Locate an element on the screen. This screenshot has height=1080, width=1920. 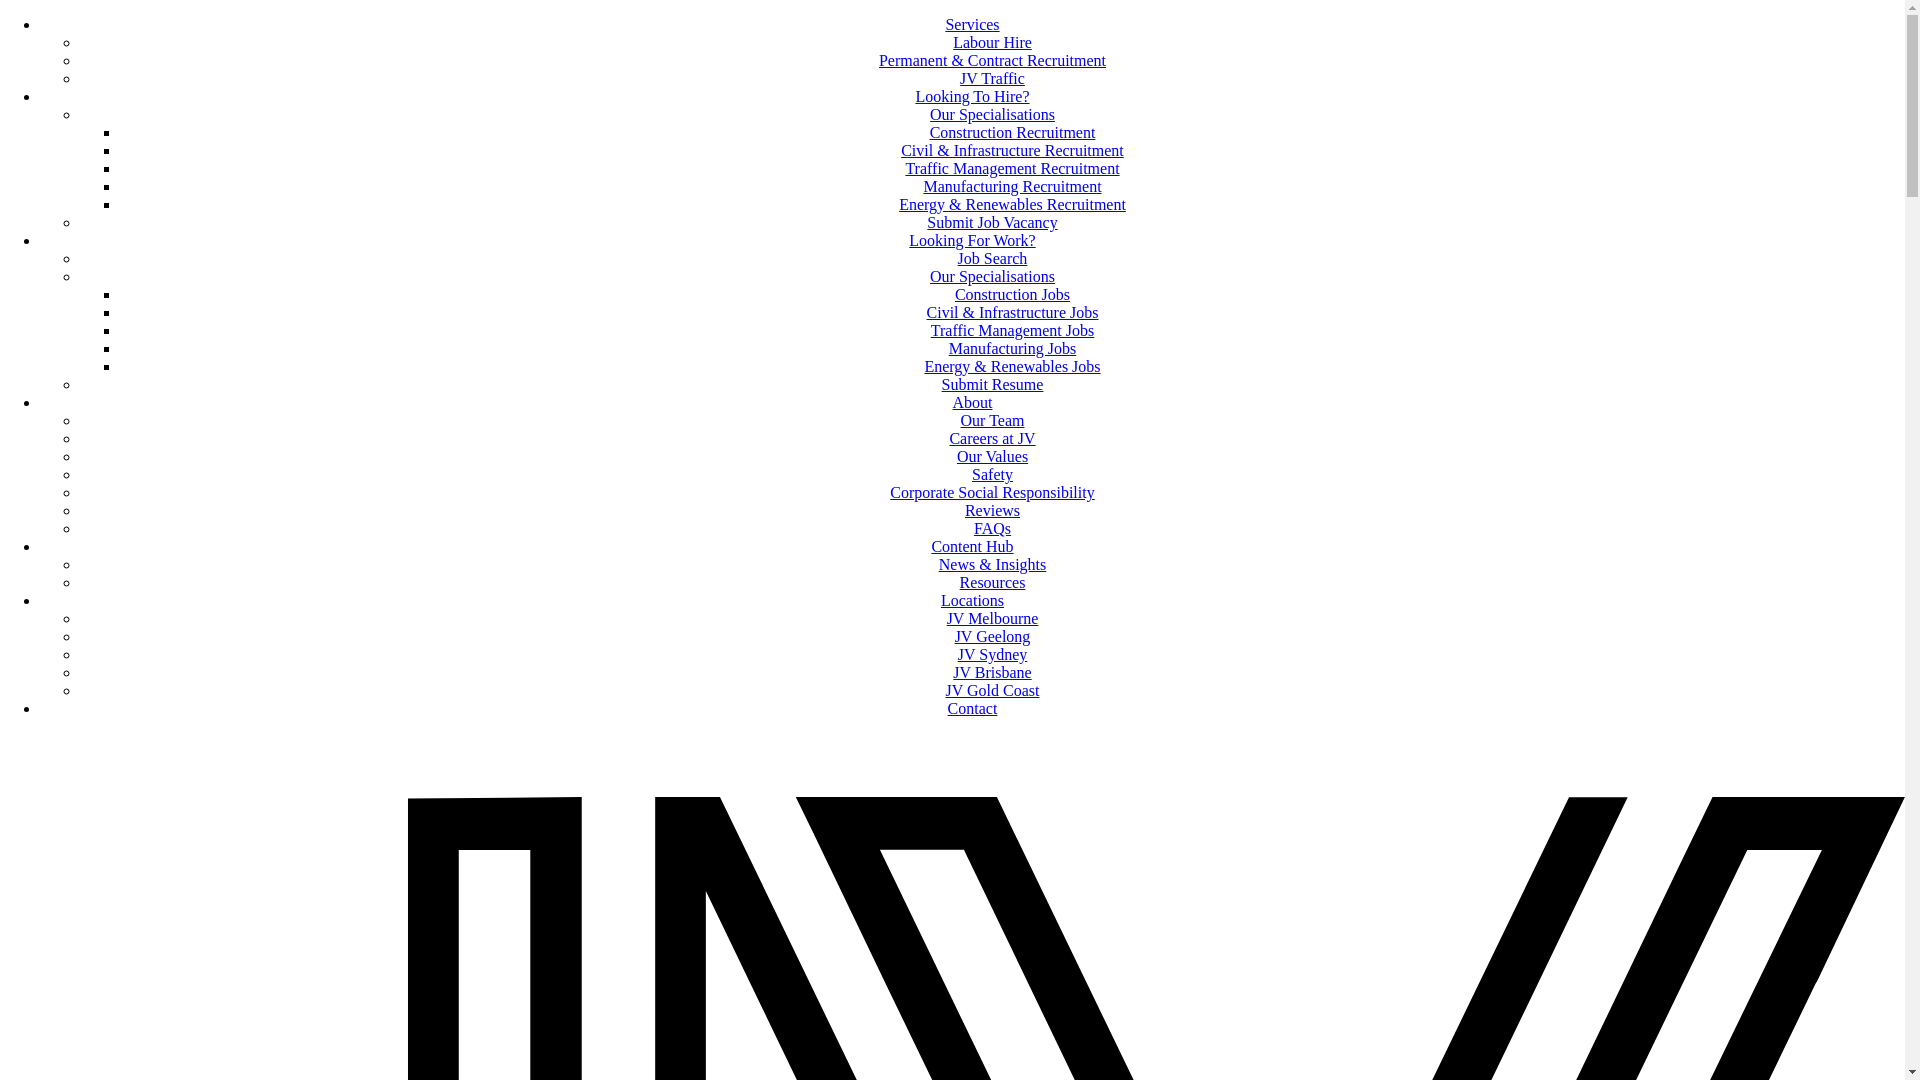
'Content Hub' is located at coordinates (930, 546).